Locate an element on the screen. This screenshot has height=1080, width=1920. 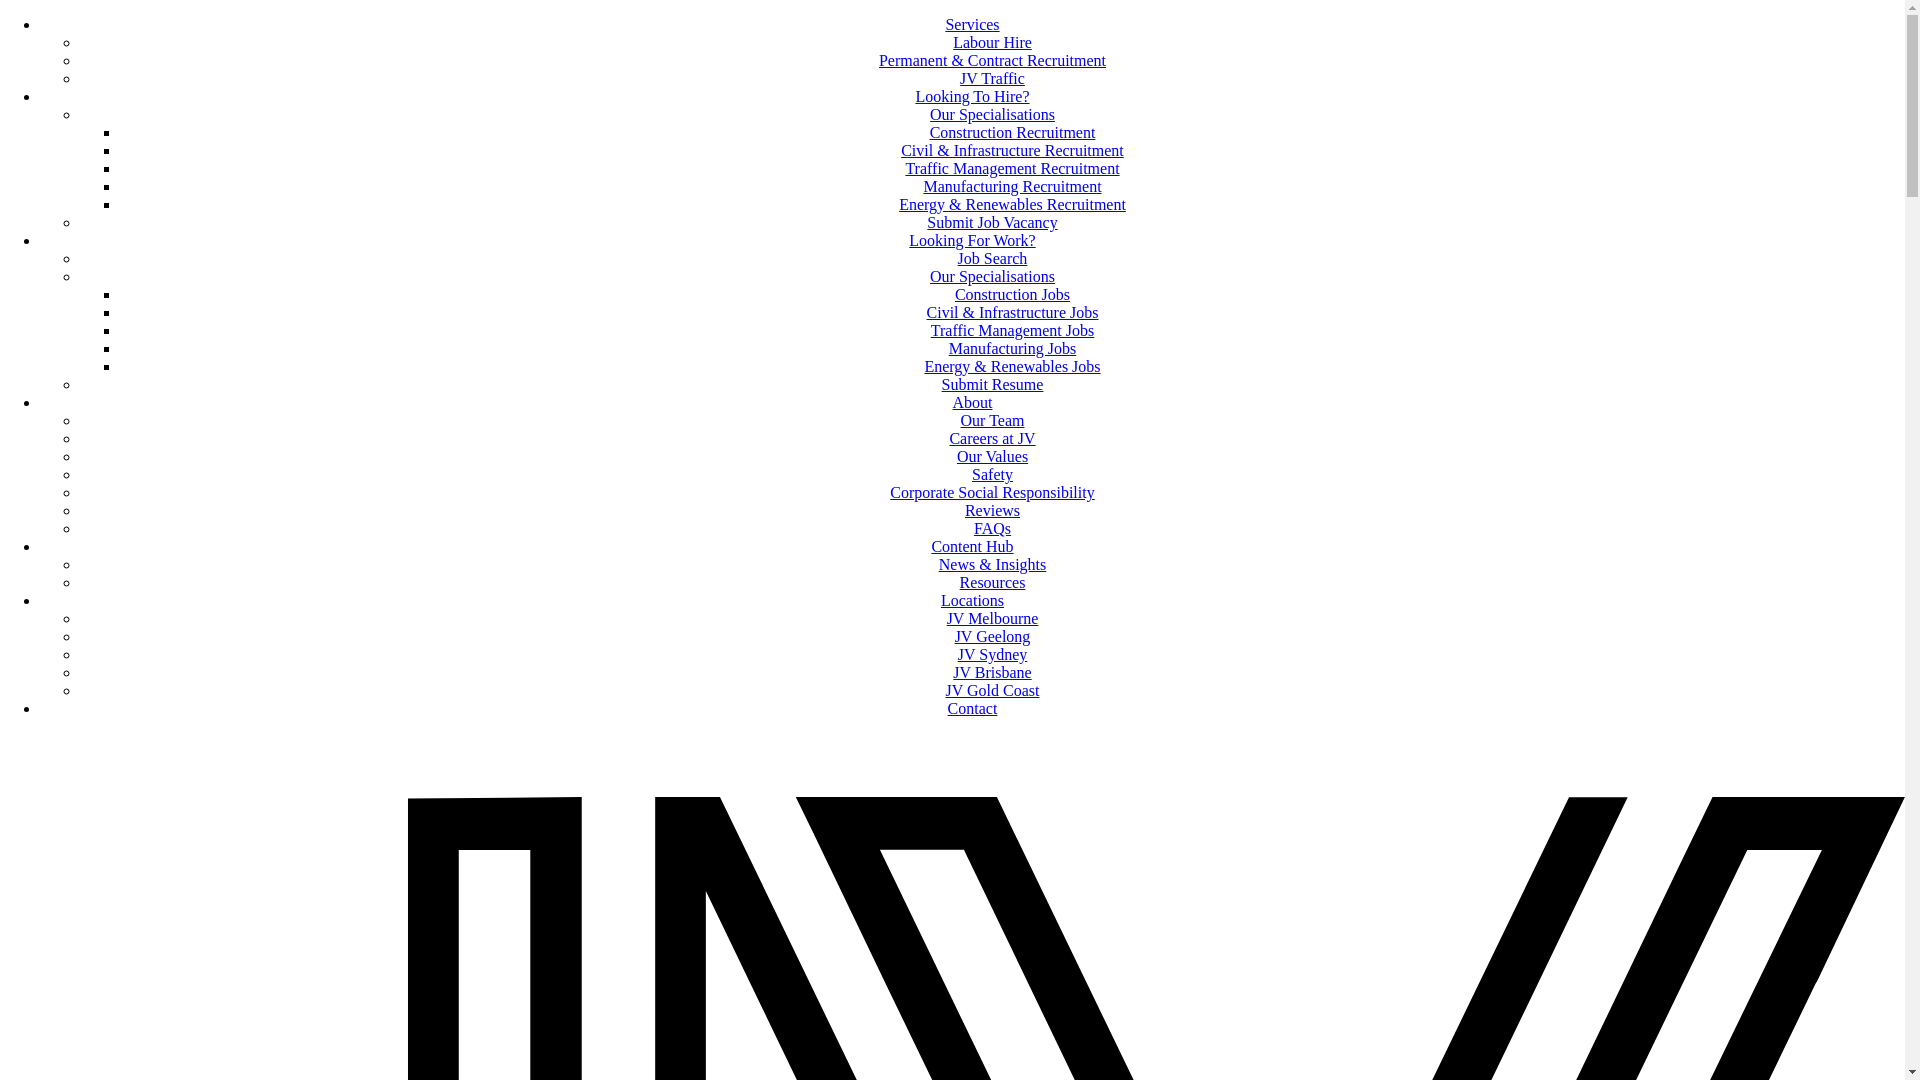
'Content Hub' is located at coordinates (930, 546).